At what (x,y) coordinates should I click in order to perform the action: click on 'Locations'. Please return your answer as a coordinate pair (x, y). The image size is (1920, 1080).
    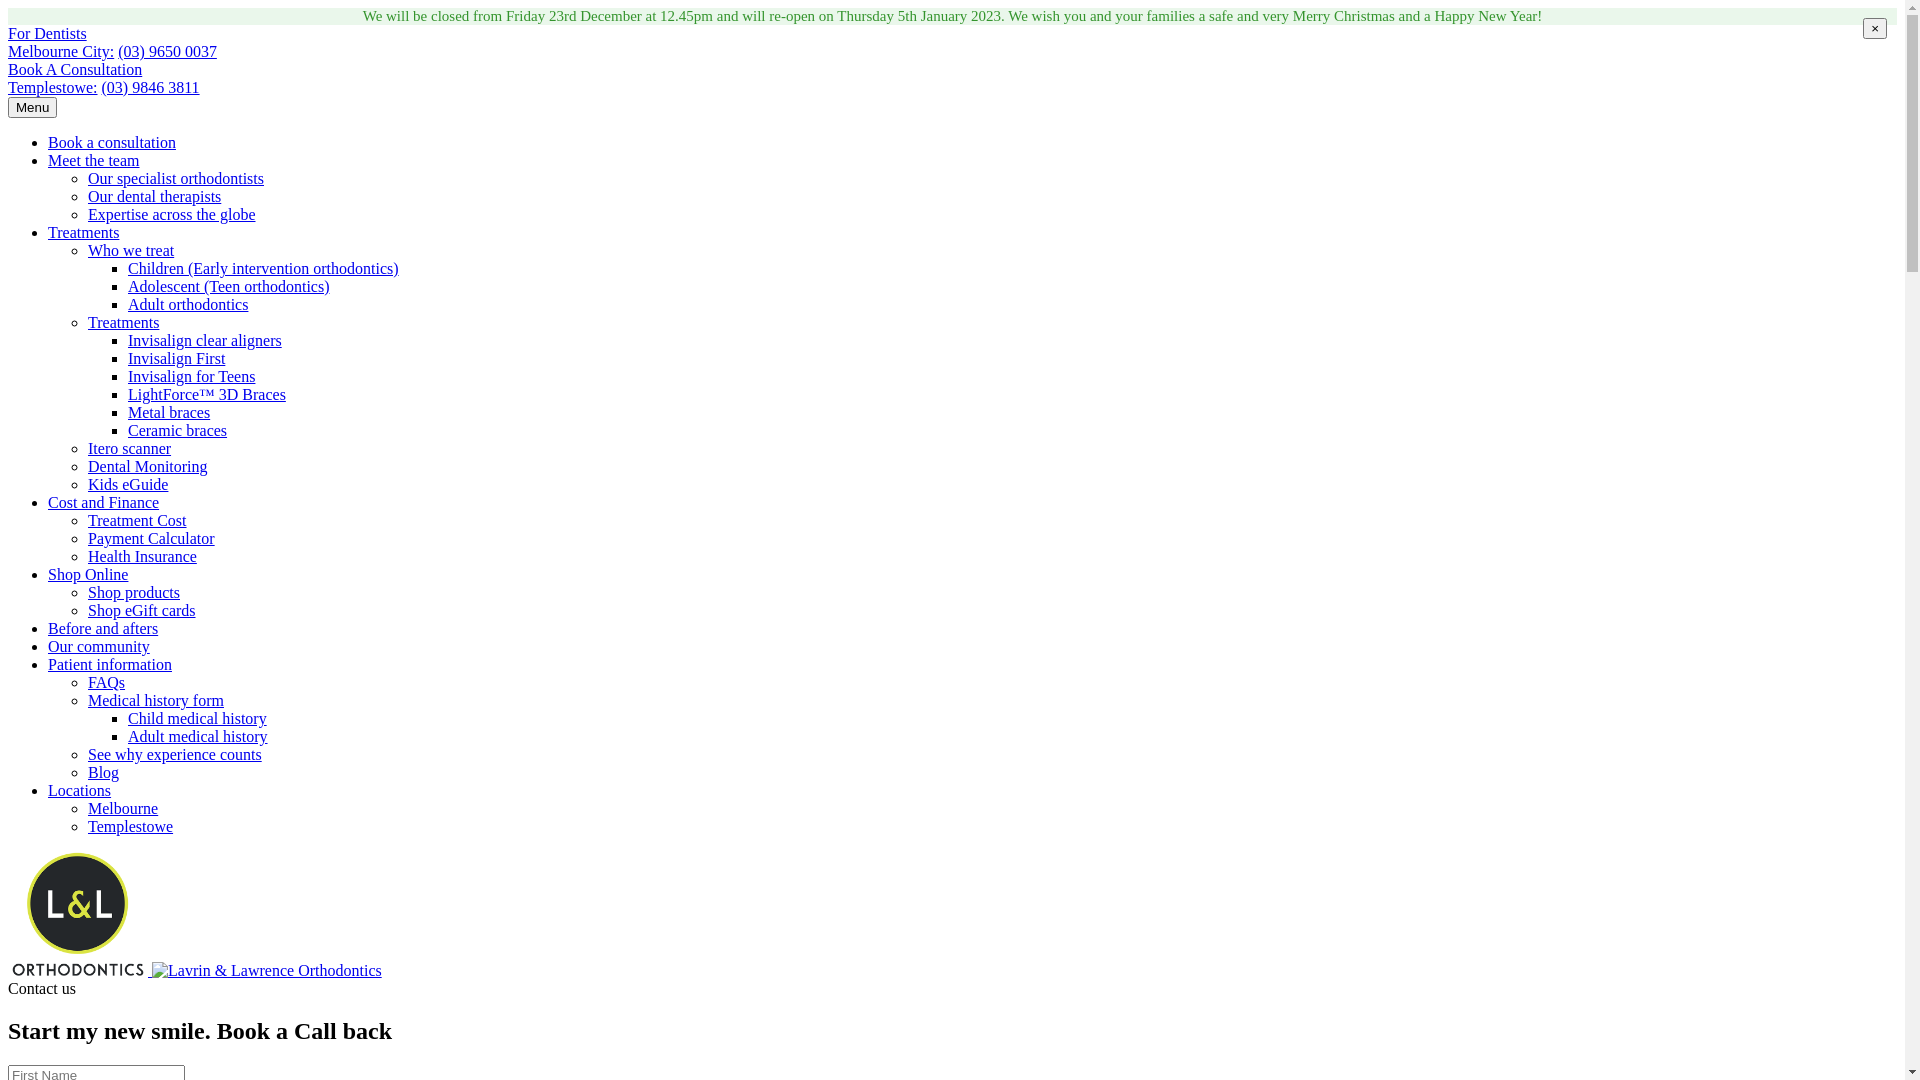
    Looking at the image, I should click on (48, 789).